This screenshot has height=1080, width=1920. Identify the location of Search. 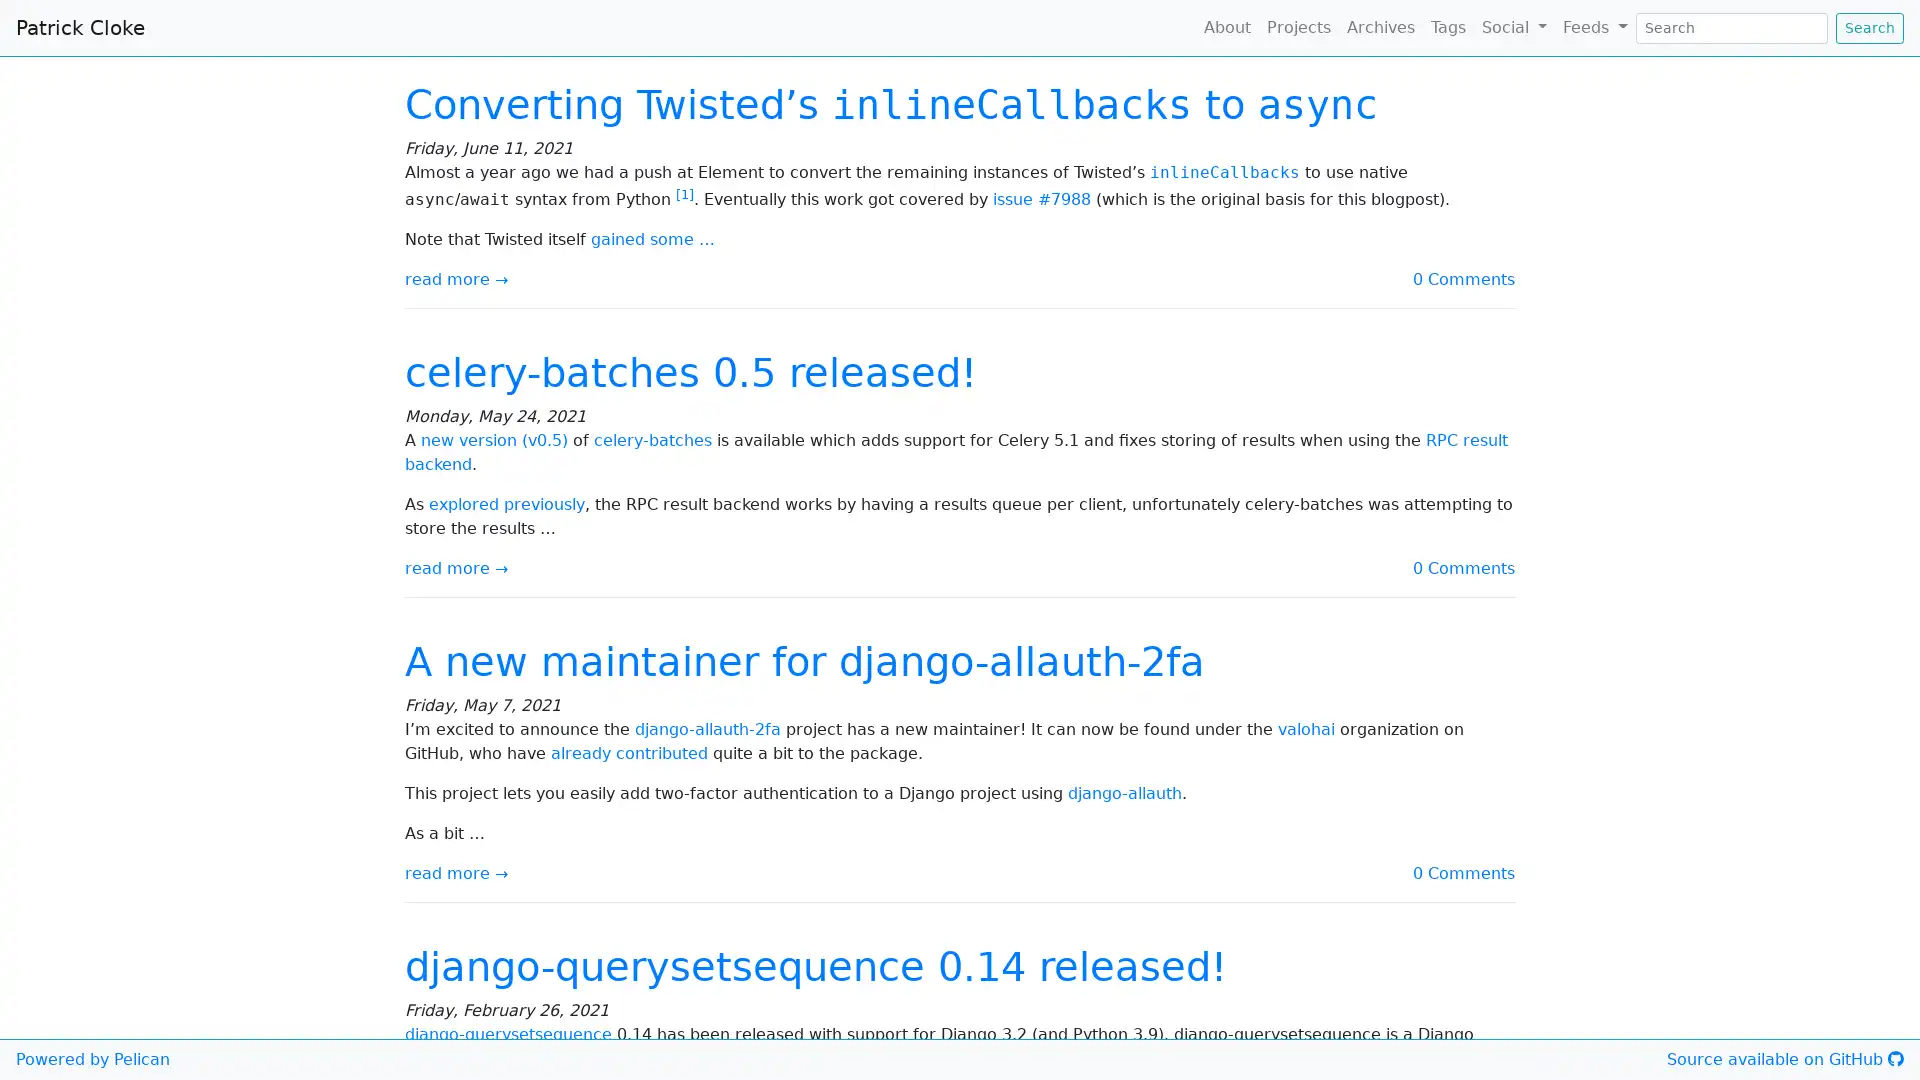
(1869, 27).